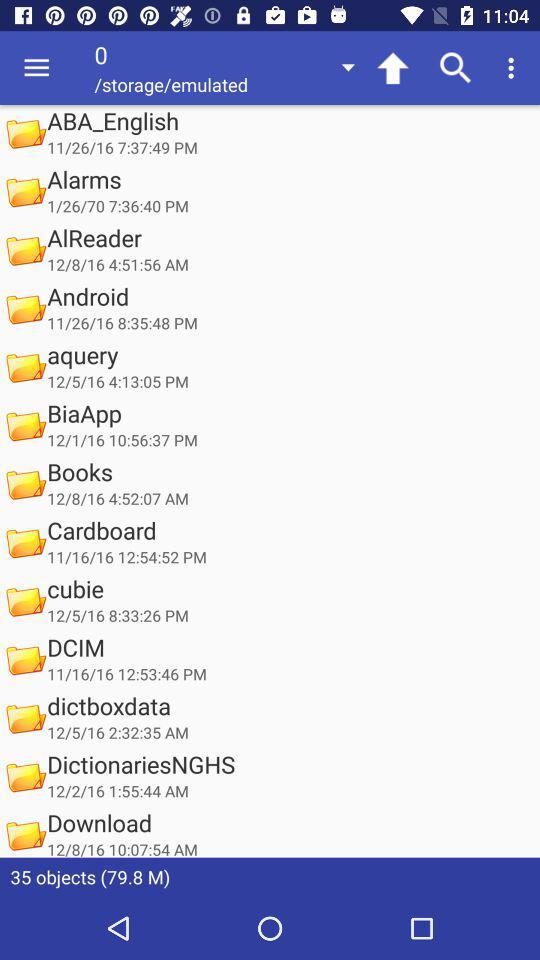 The image size is (540, 960). What do you see at coordinates (24, 366) in the screenshot?
I see `the icon left to the text aquery` at bounding box center [24, 366].